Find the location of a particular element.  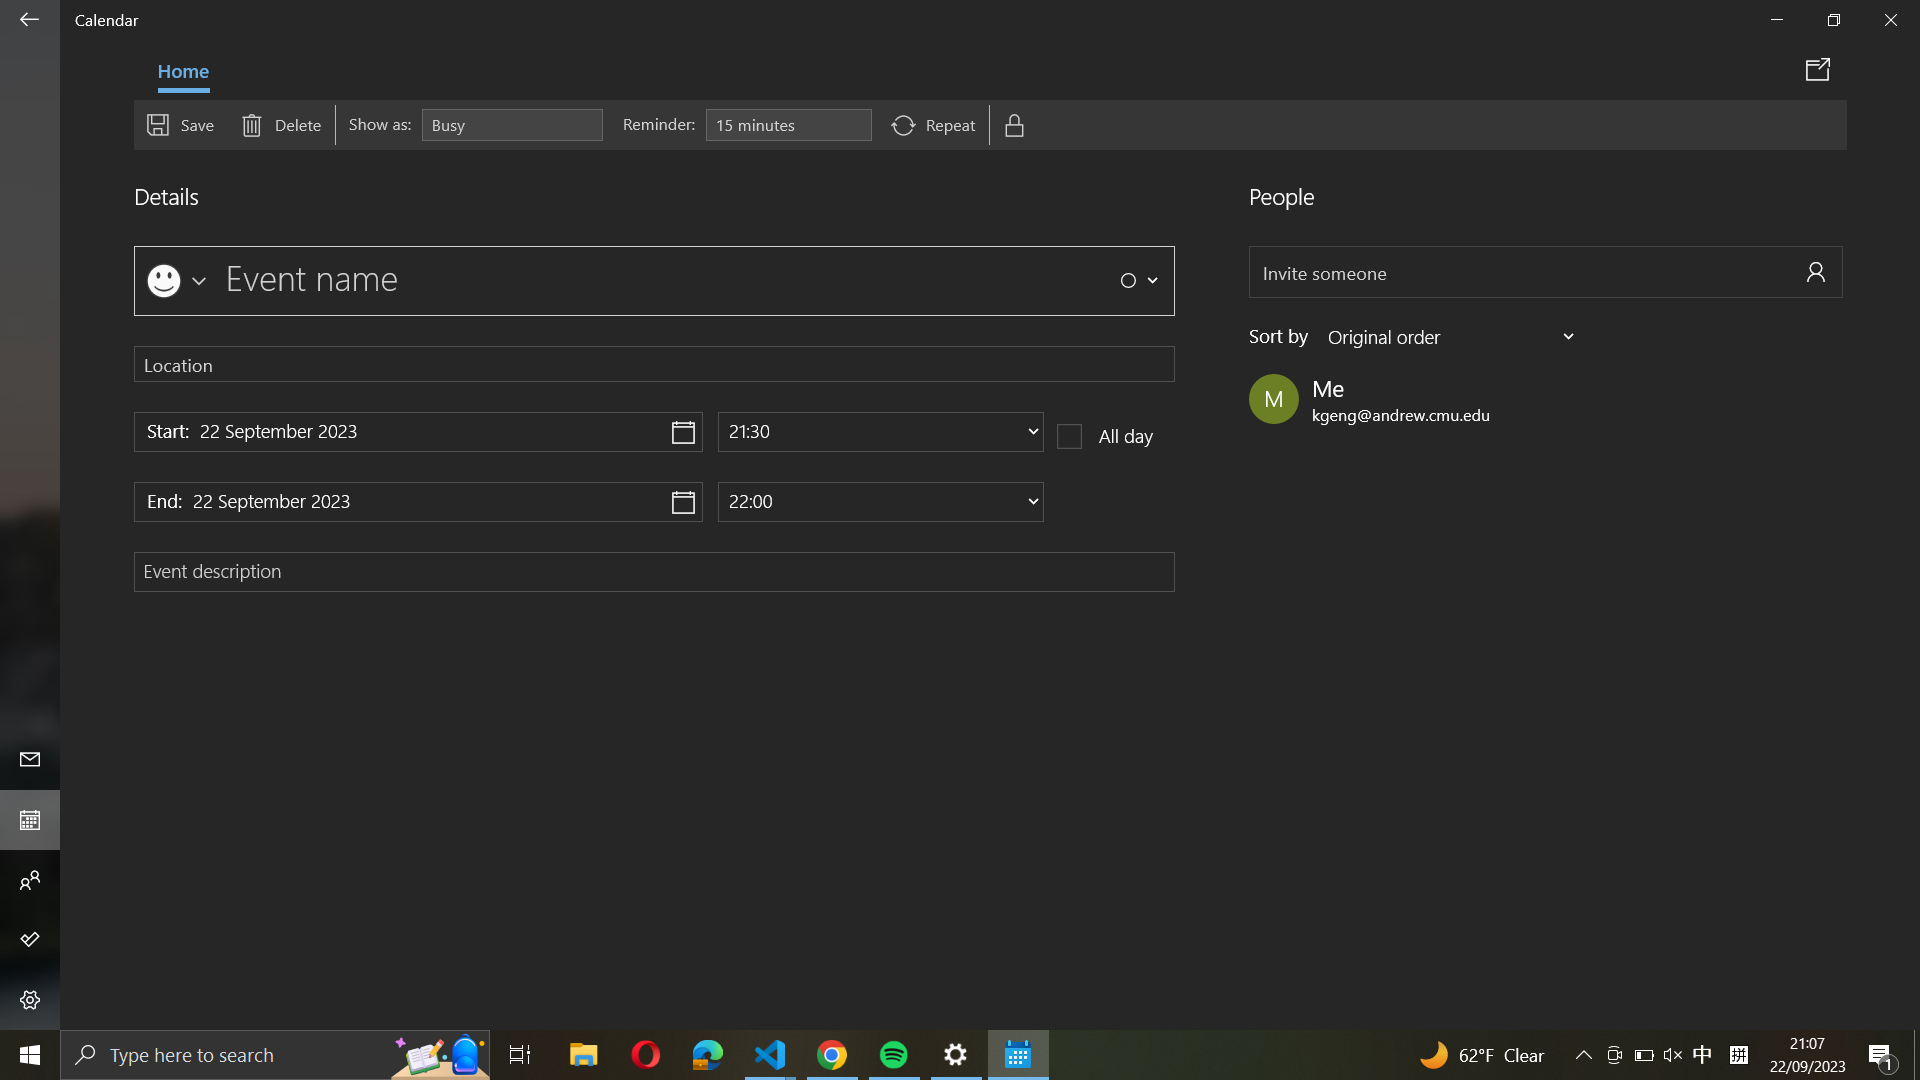

start date as "22 December 2020 is located at coordinates (417, 431).